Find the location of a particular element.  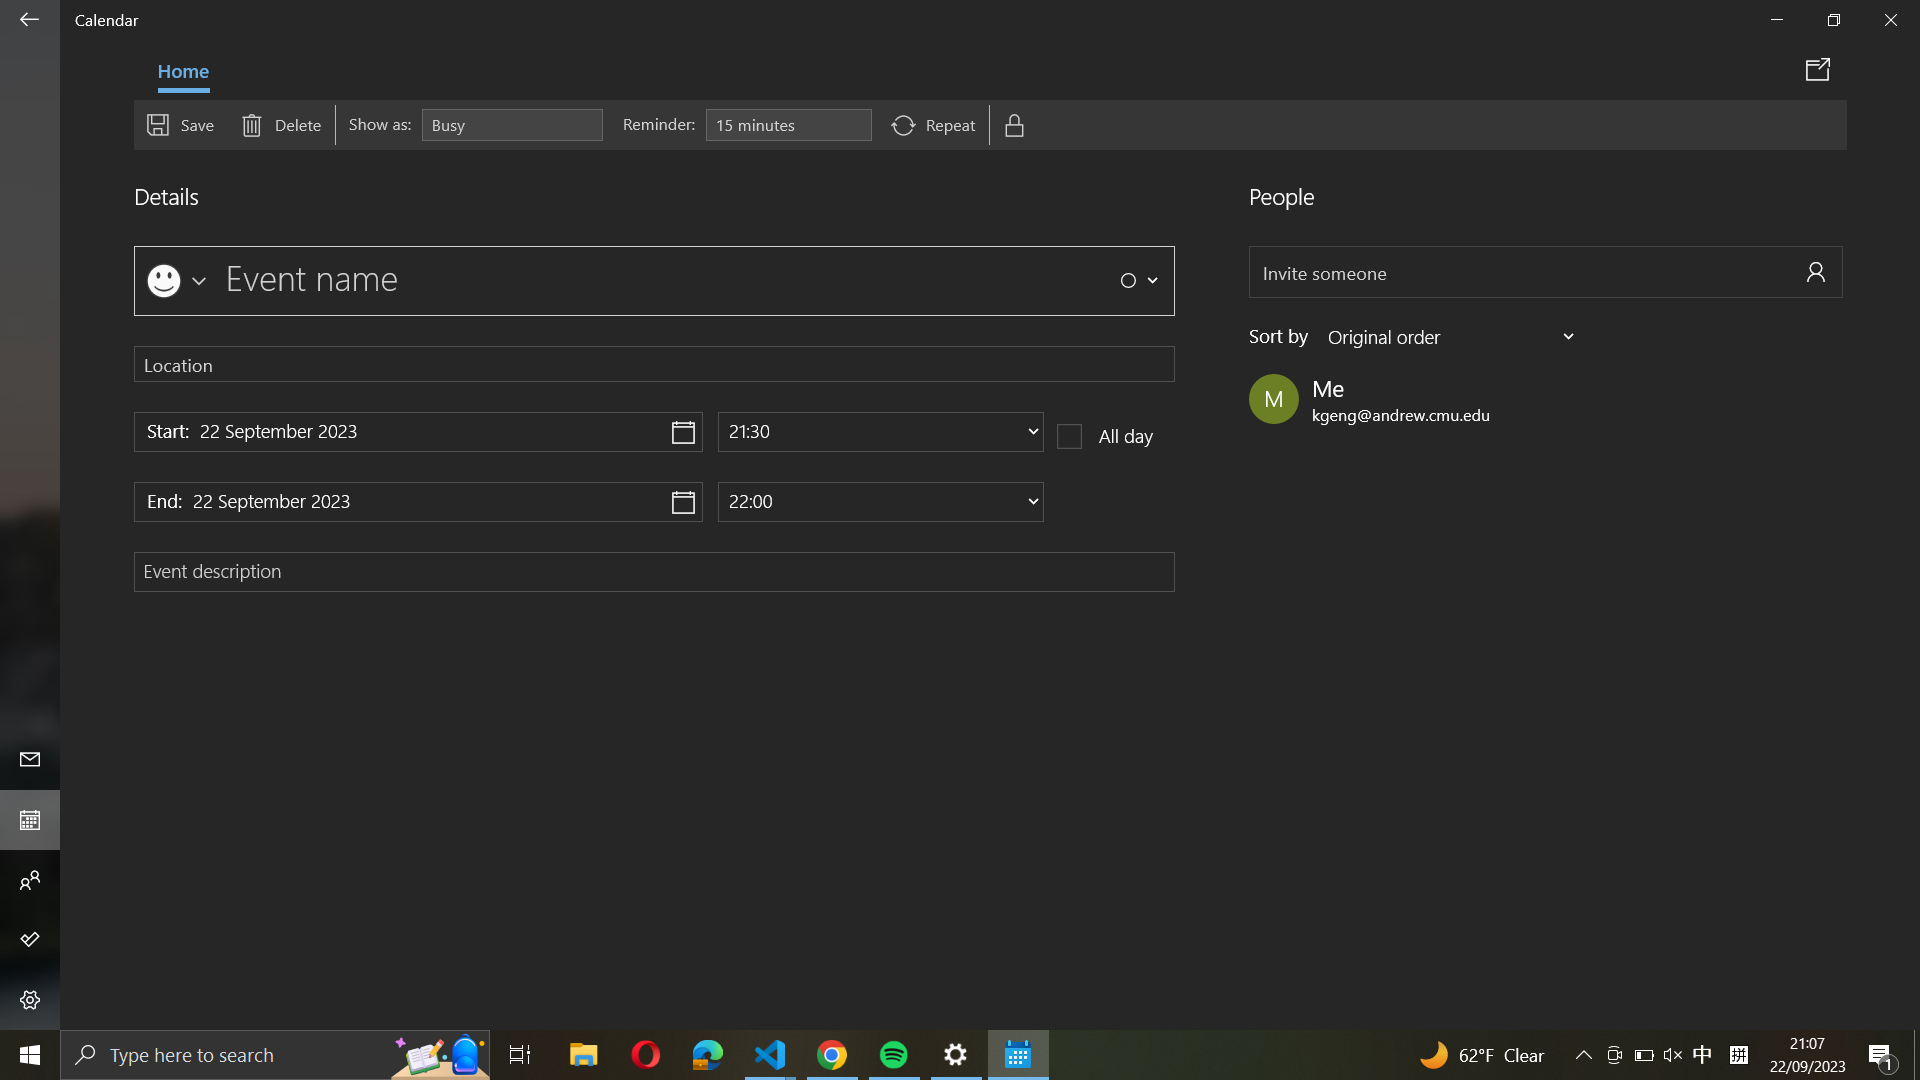

start date as "22 December 2020 is located at coordinates (417, 431).